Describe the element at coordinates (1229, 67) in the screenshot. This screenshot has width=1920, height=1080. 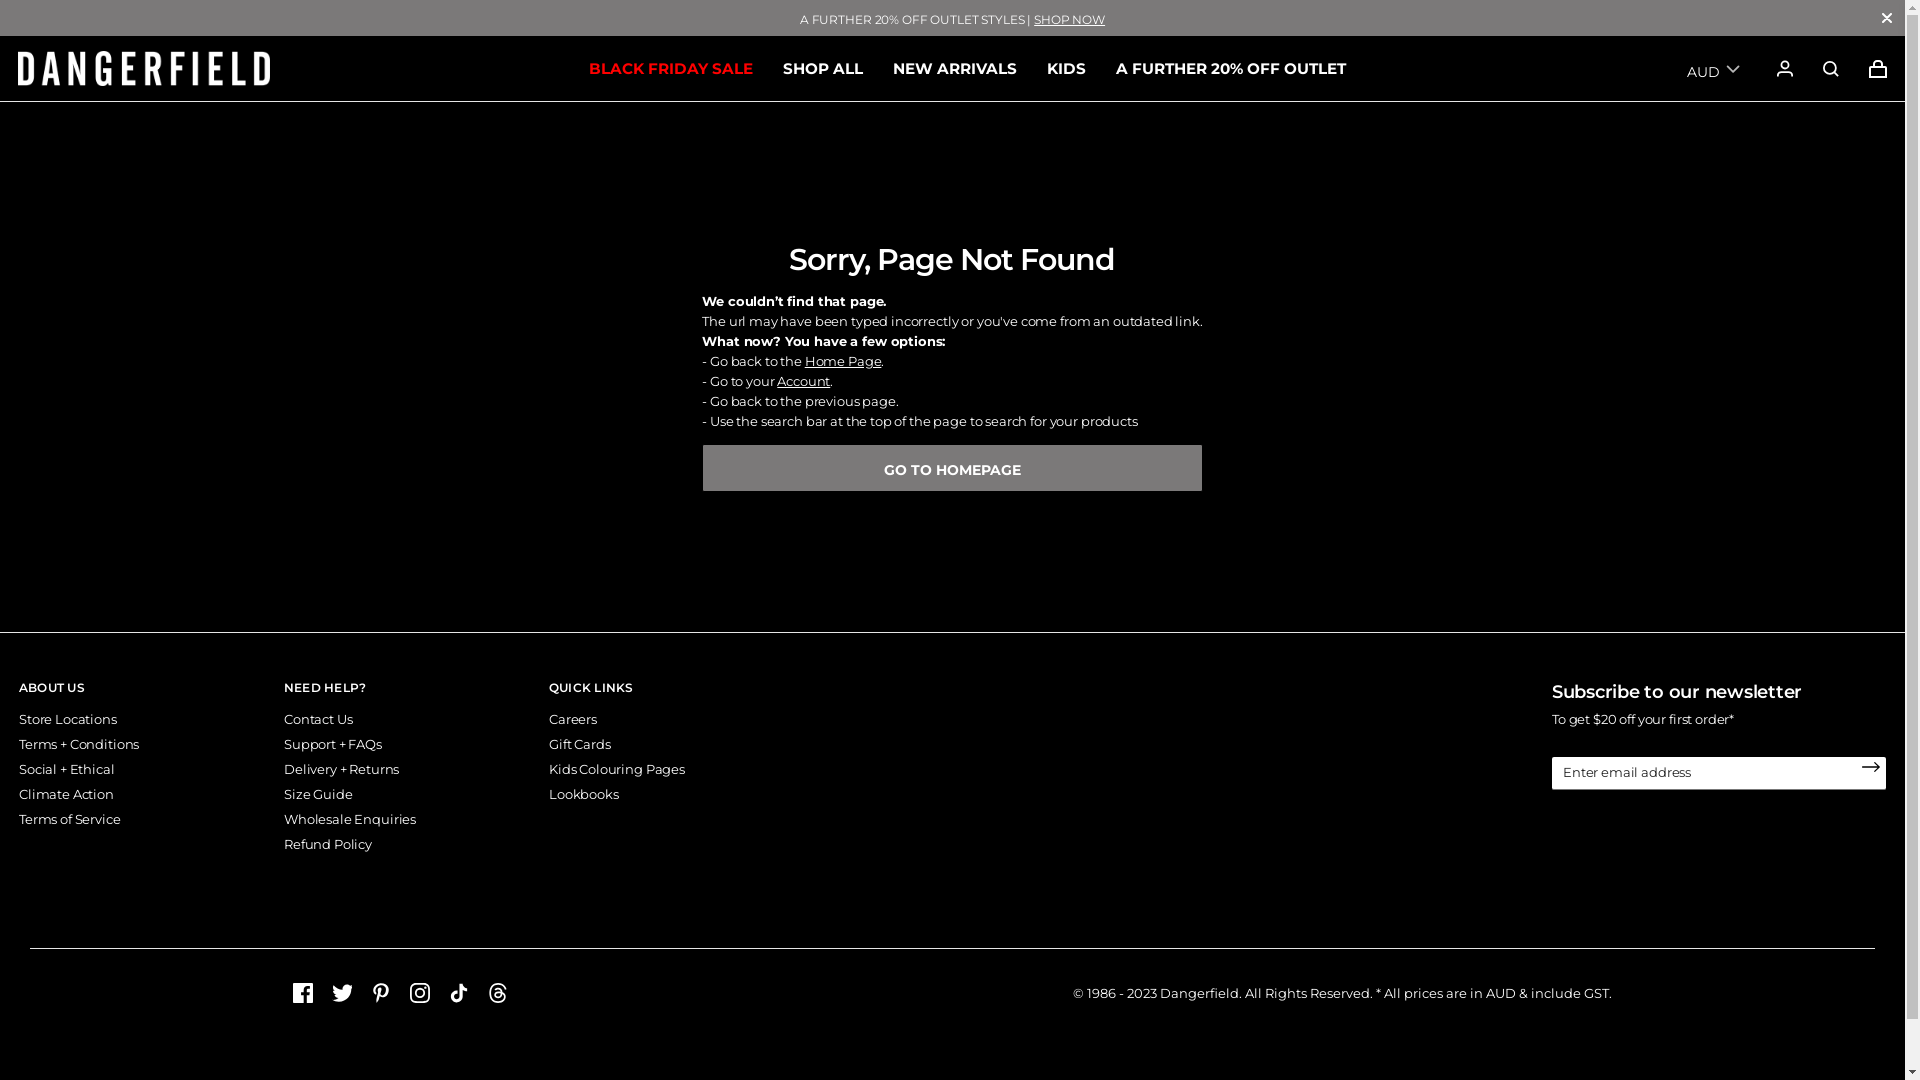
I see `'A FURTHER 20% OFF OUTLET'` at that location.